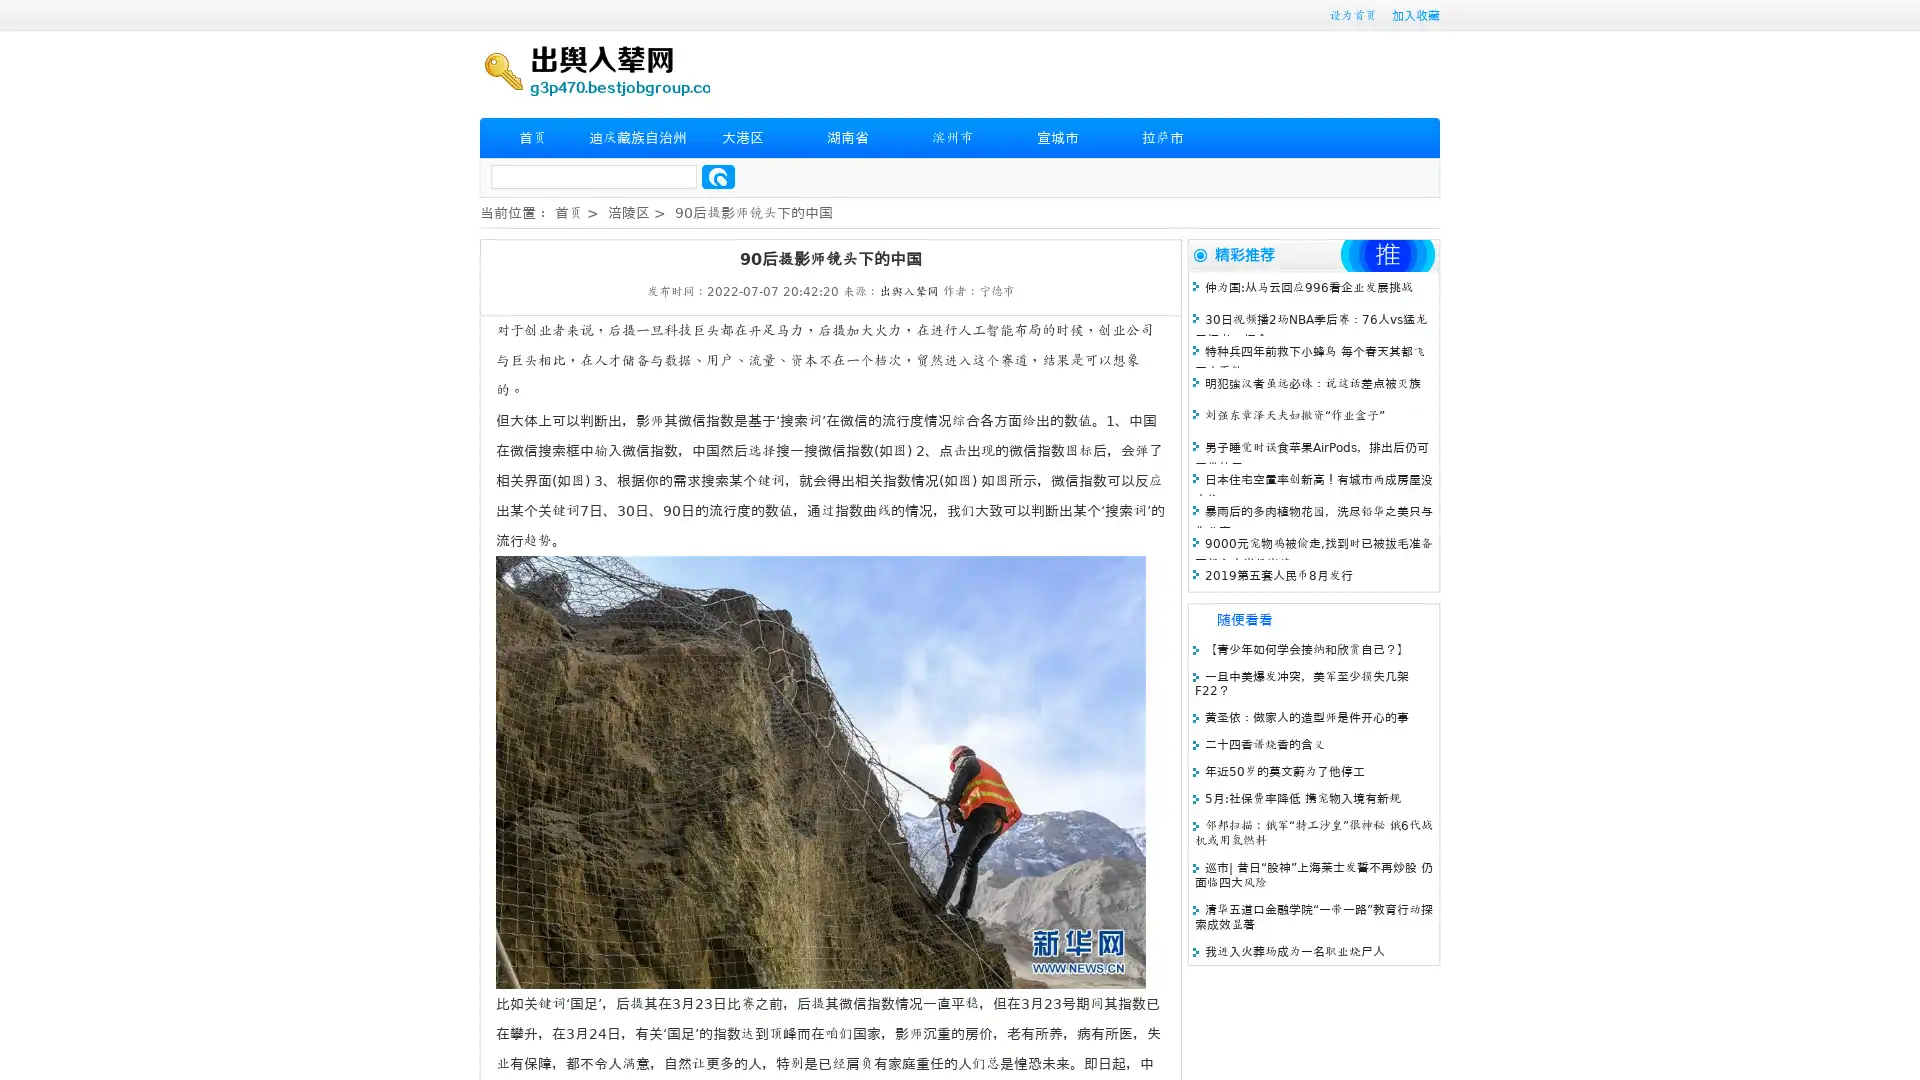 The width and height of the screenshot is (1920, 1080). What do you see at coordinates (718, 176) in the screenshot?
I see `Search` at bounding box center [718, 176].